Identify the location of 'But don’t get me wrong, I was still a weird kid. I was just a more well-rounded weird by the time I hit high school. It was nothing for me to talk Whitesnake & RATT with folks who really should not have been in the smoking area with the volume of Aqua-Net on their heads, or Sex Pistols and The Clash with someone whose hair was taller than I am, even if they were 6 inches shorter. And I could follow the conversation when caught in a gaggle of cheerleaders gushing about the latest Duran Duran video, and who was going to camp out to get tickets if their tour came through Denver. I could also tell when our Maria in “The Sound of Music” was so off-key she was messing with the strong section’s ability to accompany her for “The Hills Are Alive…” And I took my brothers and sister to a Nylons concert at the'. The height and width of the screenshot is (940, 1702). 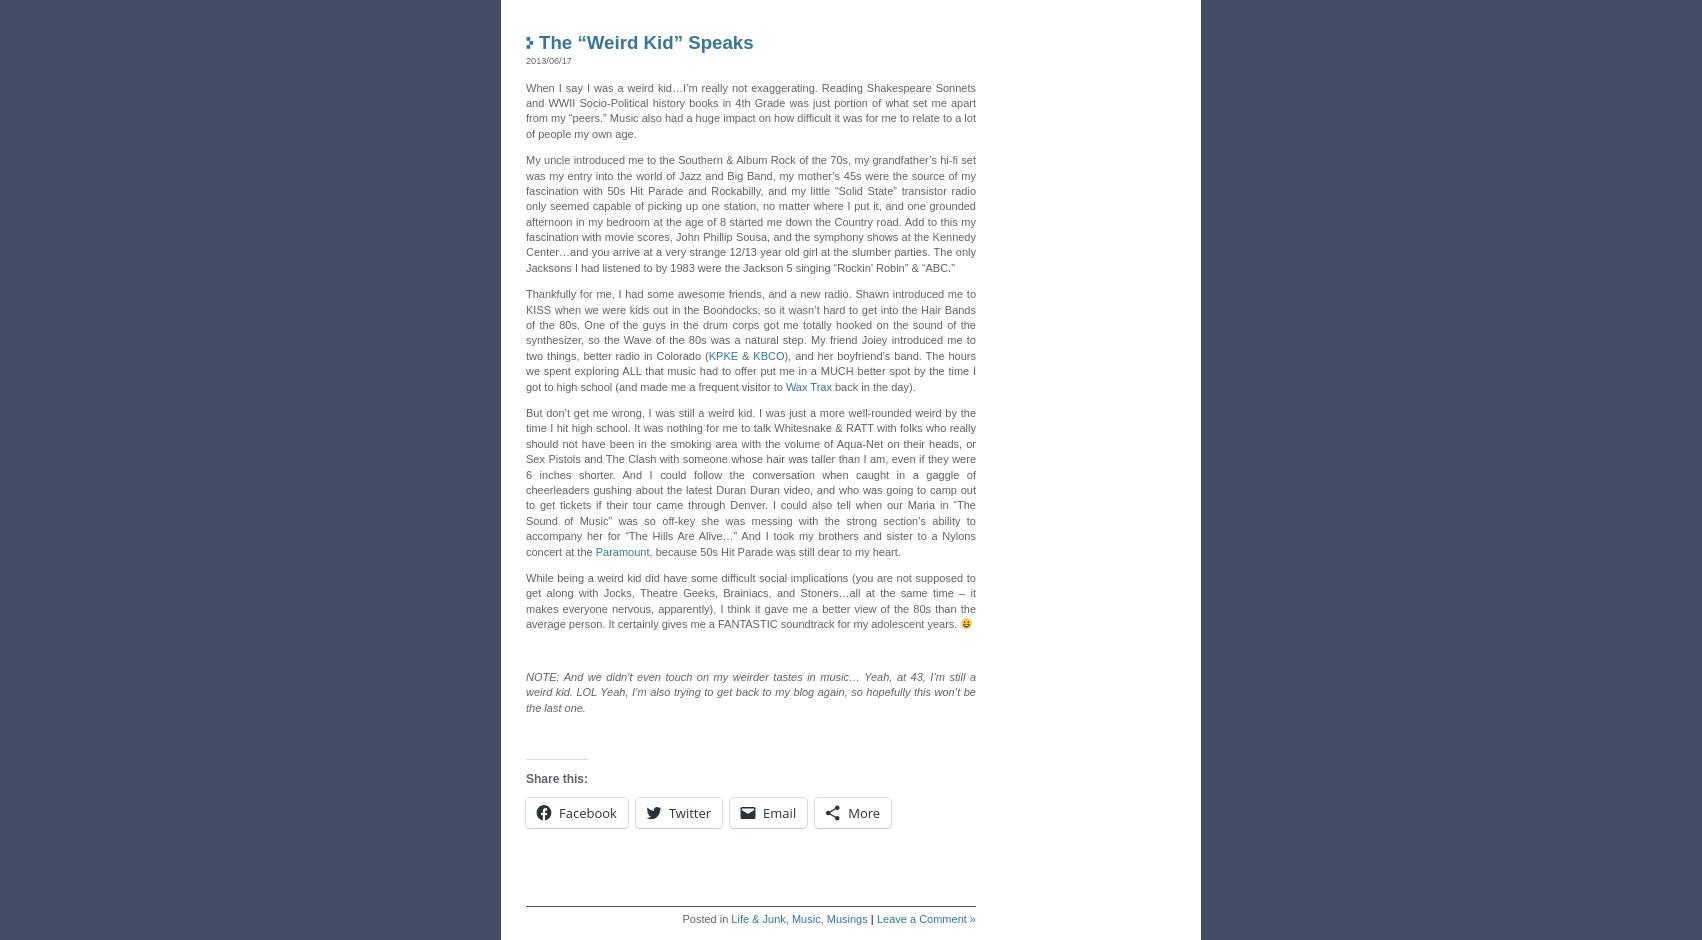
(749, 482).